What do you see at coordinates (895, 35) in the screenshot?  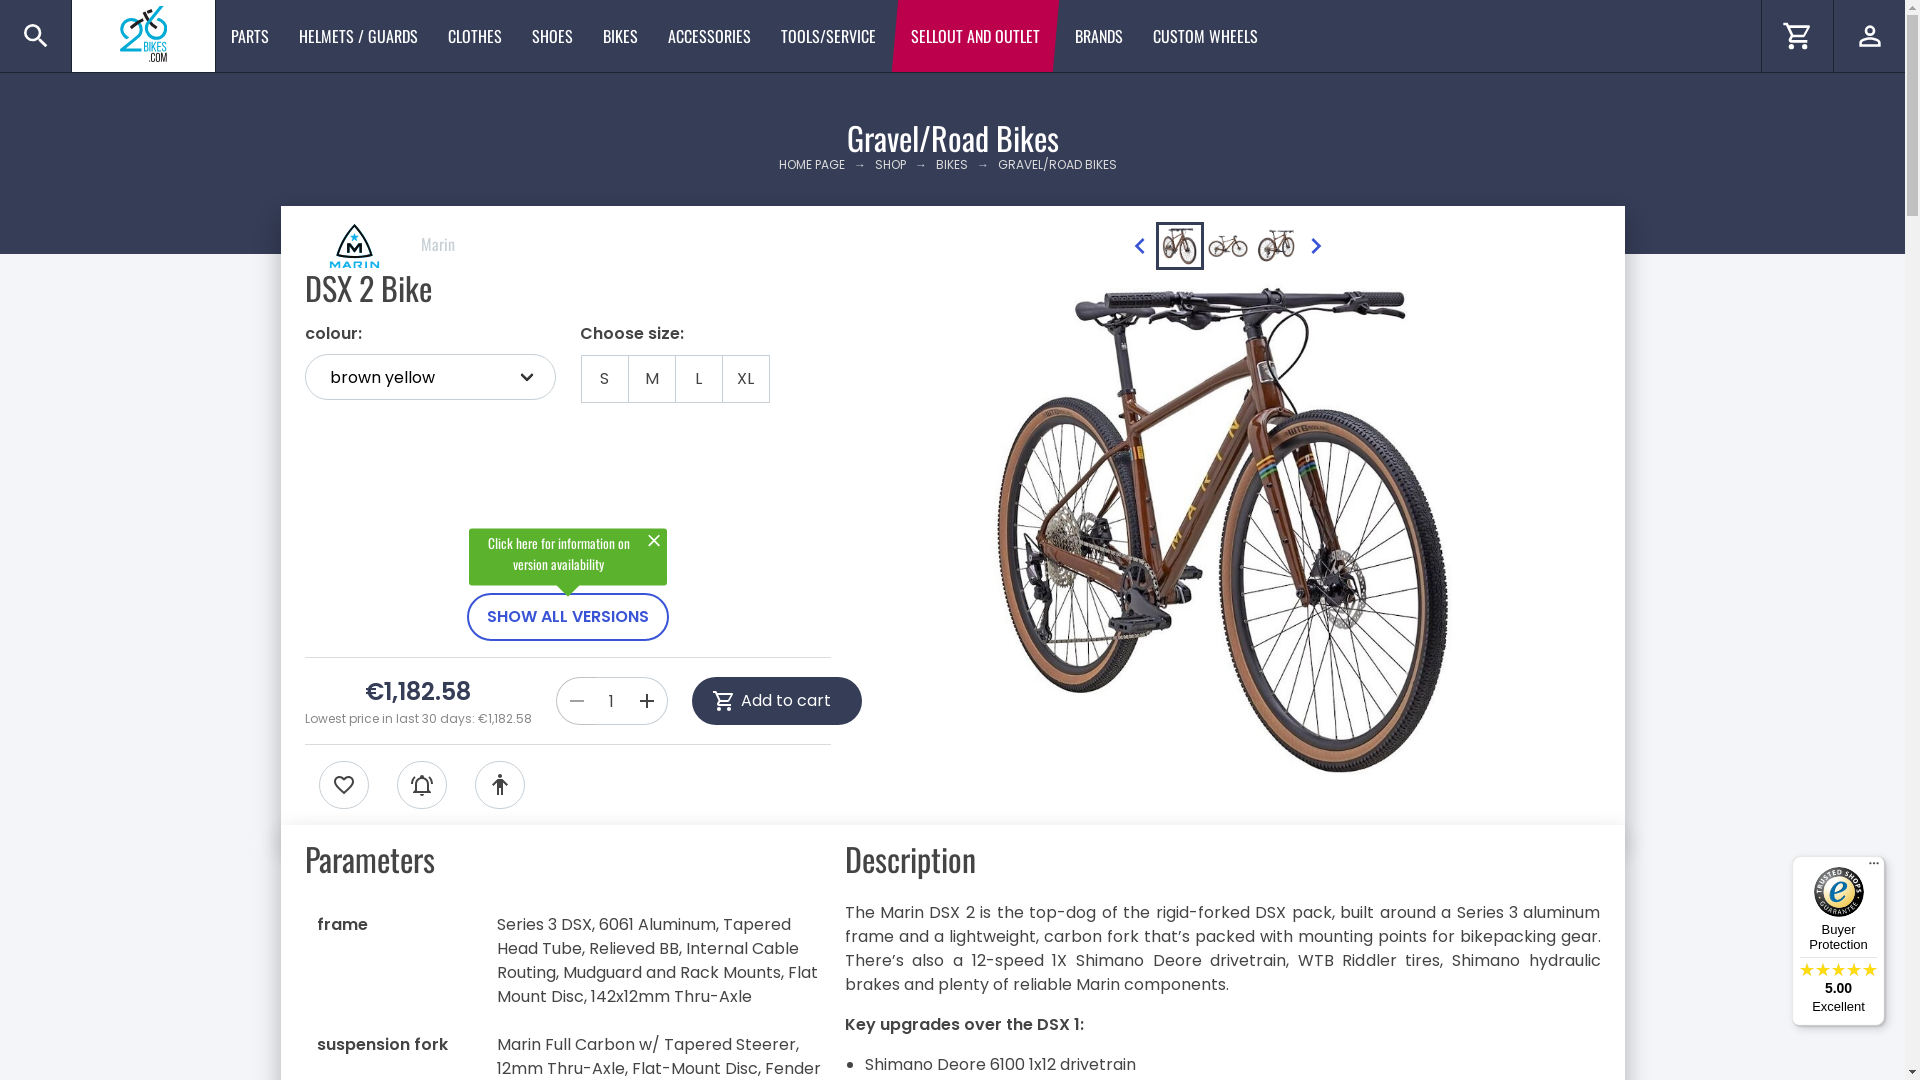 I see `'SELLOUT AND OUTLET'` at bounding box center [895, 35].